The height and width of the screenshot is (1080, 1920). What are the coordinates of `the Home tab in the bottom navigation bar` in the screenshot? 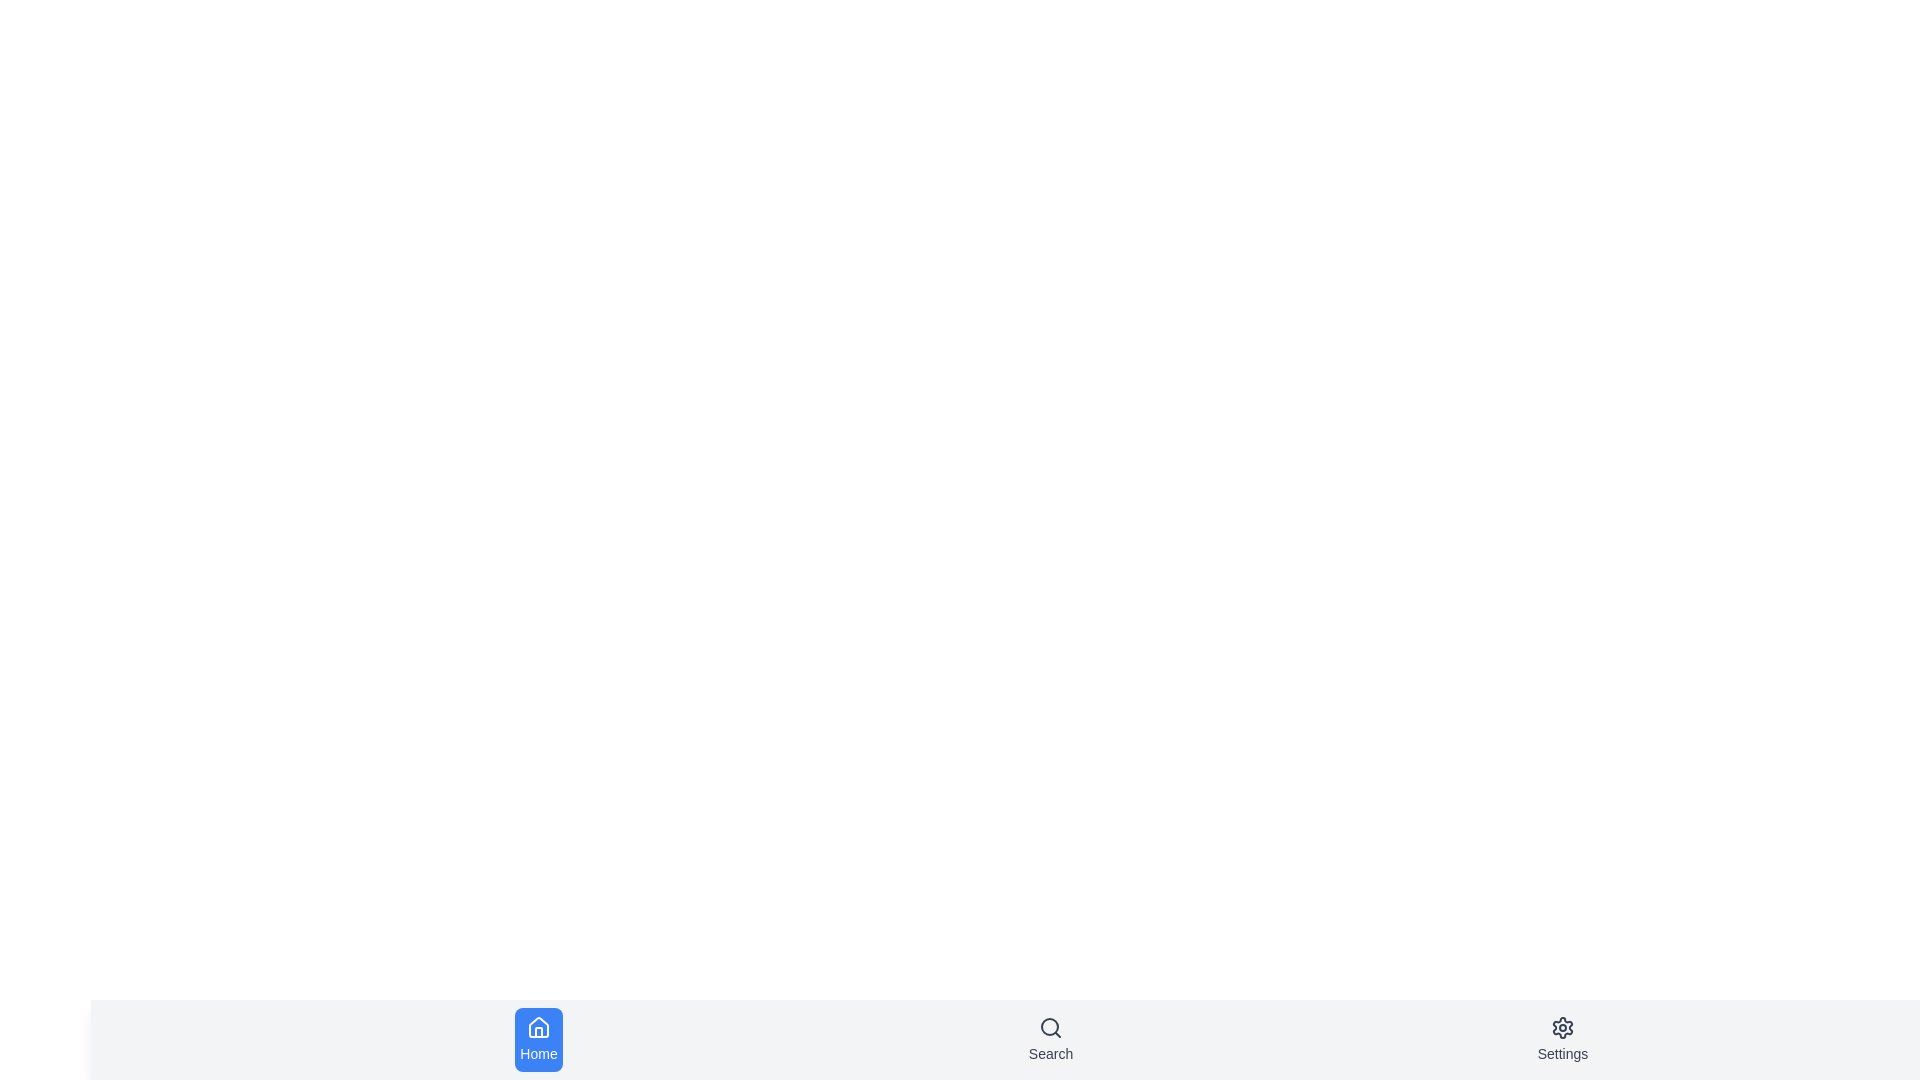 It's located at (538, 1039).